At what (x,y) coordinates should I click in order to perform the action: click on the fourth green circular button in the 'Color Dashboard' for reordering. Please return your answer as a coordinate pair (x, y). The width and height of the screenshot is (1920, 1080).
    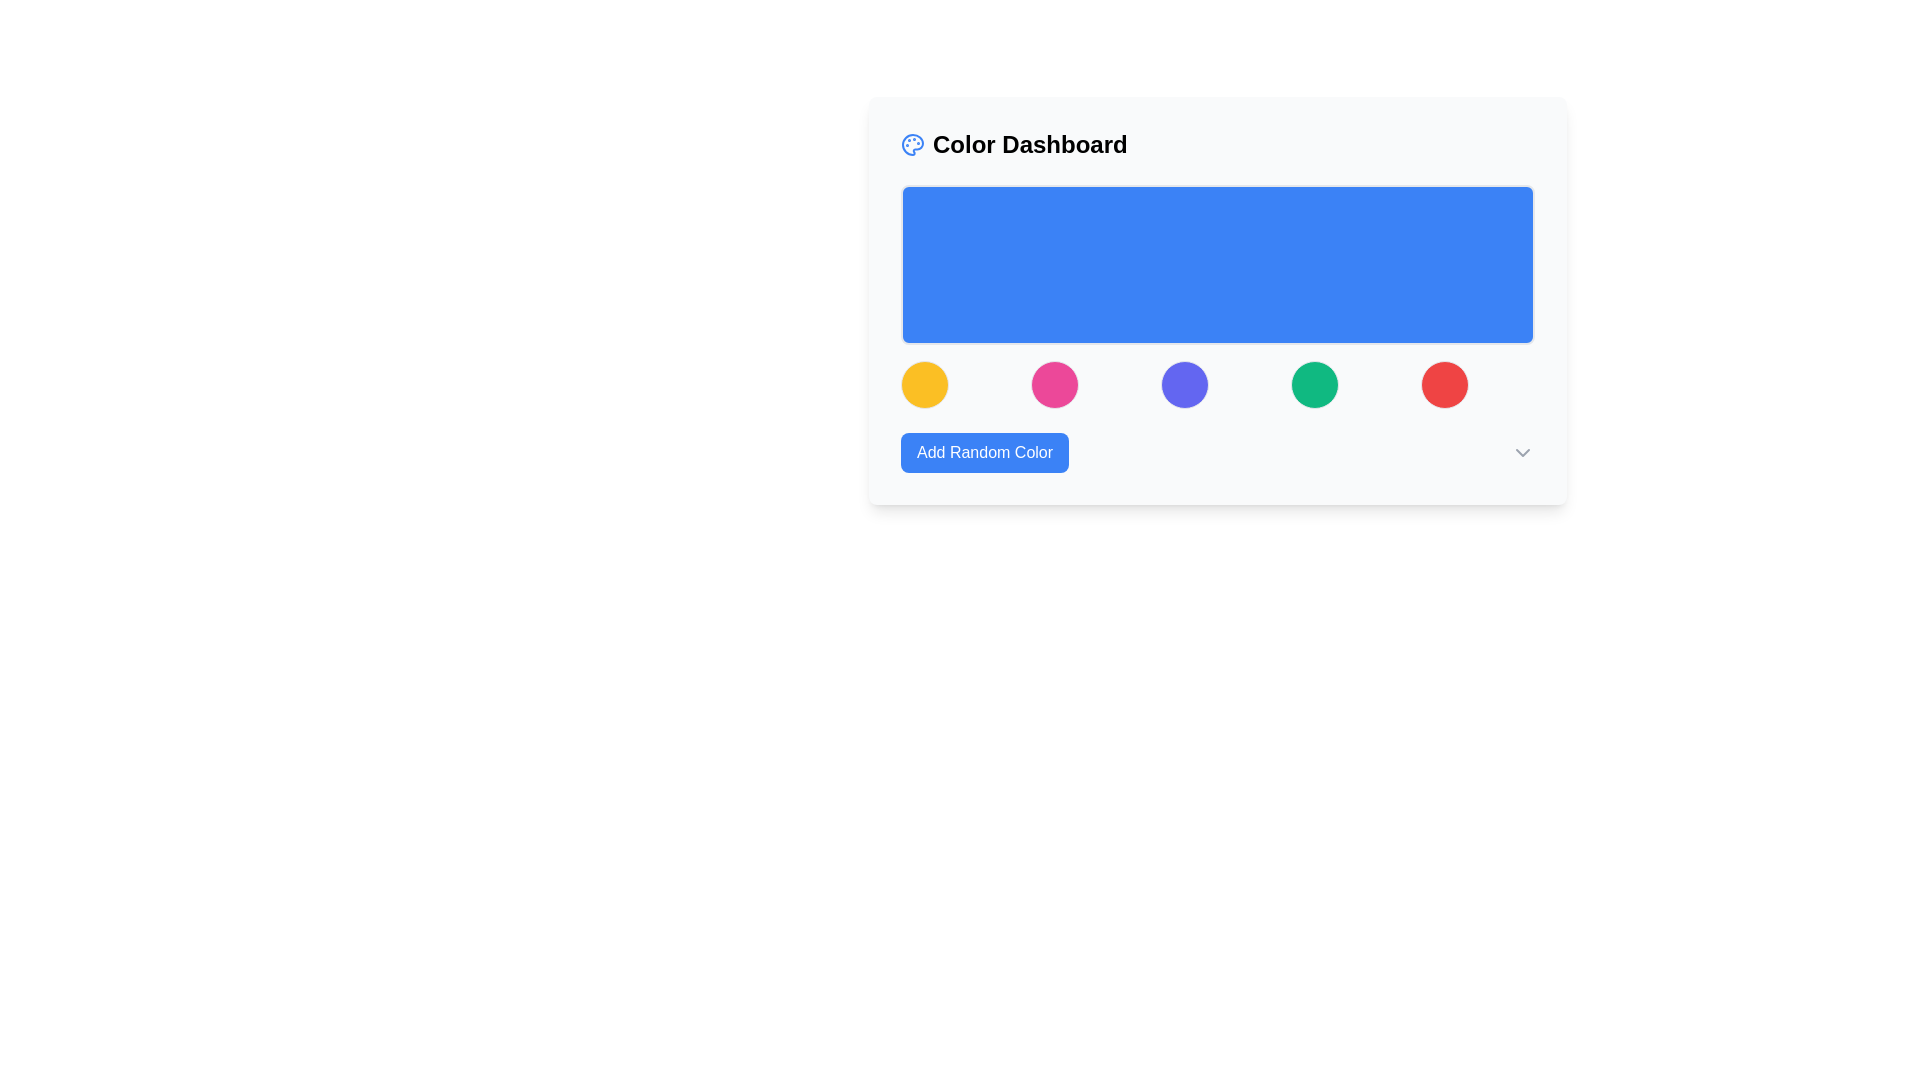
    Looking at the image, I should click on (1315, 385).